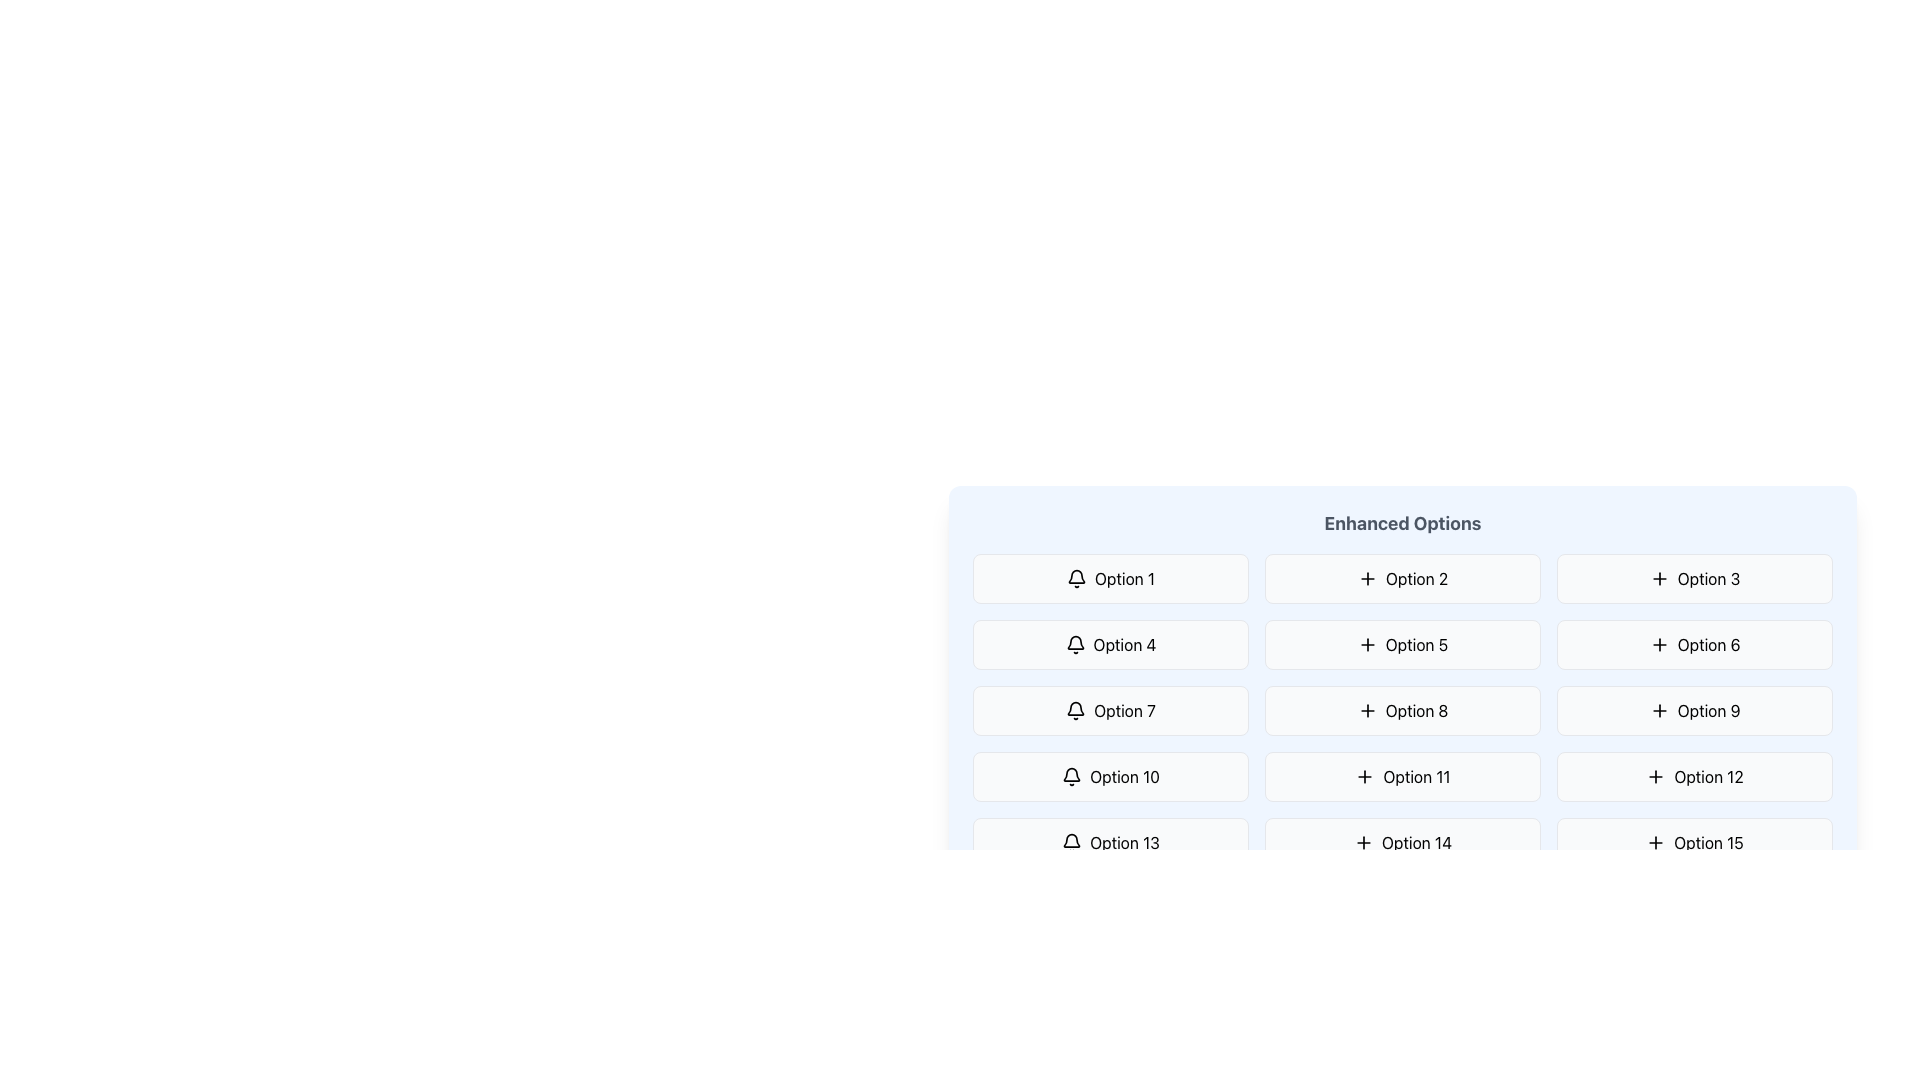  What do you see at coordinates (1401, 655) in the screenshot?
I see `the rectangular button labeled 'Option 5' with a '+' icon` at bounding box center [1401, 655].